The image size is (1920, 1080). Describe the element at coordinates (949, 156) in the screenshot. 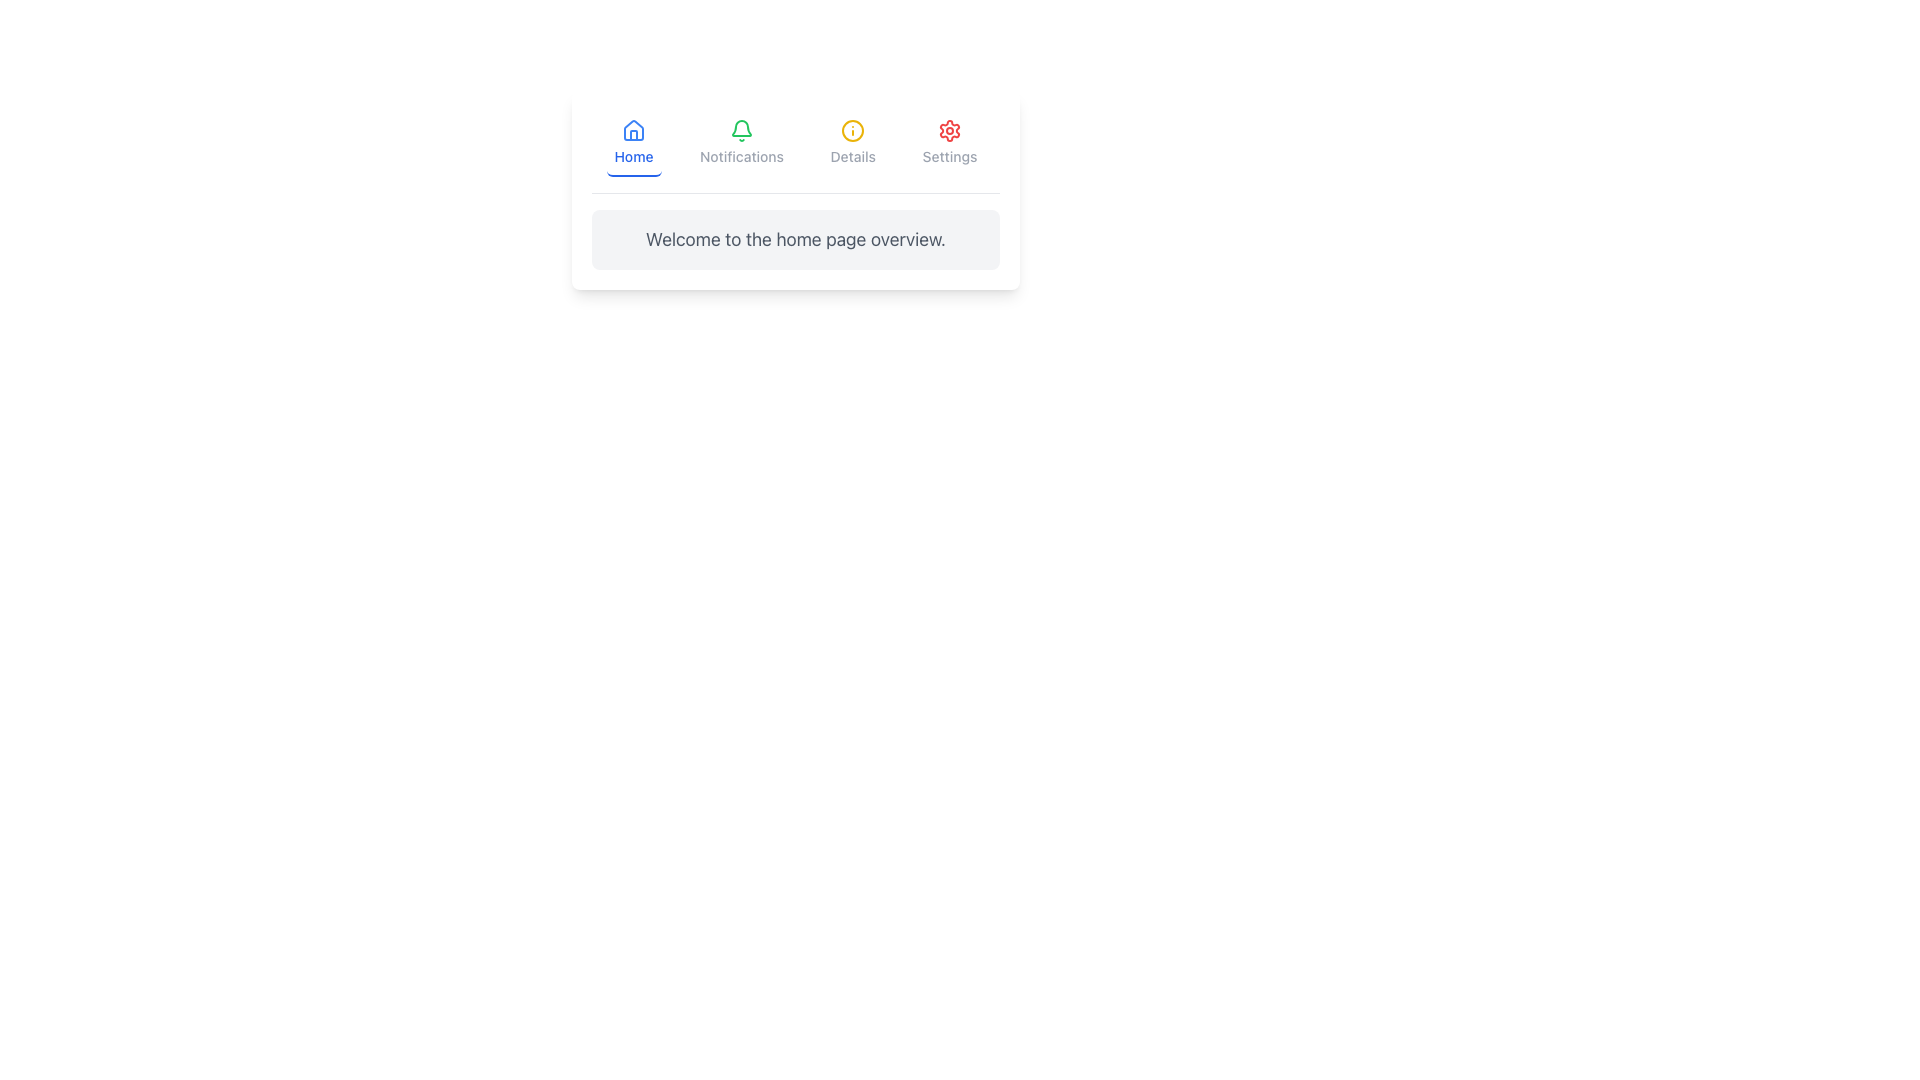

I see `the 'Settings' label in the navigation bar, which is located below a gear icon and is the fourth item from the left` at that location.